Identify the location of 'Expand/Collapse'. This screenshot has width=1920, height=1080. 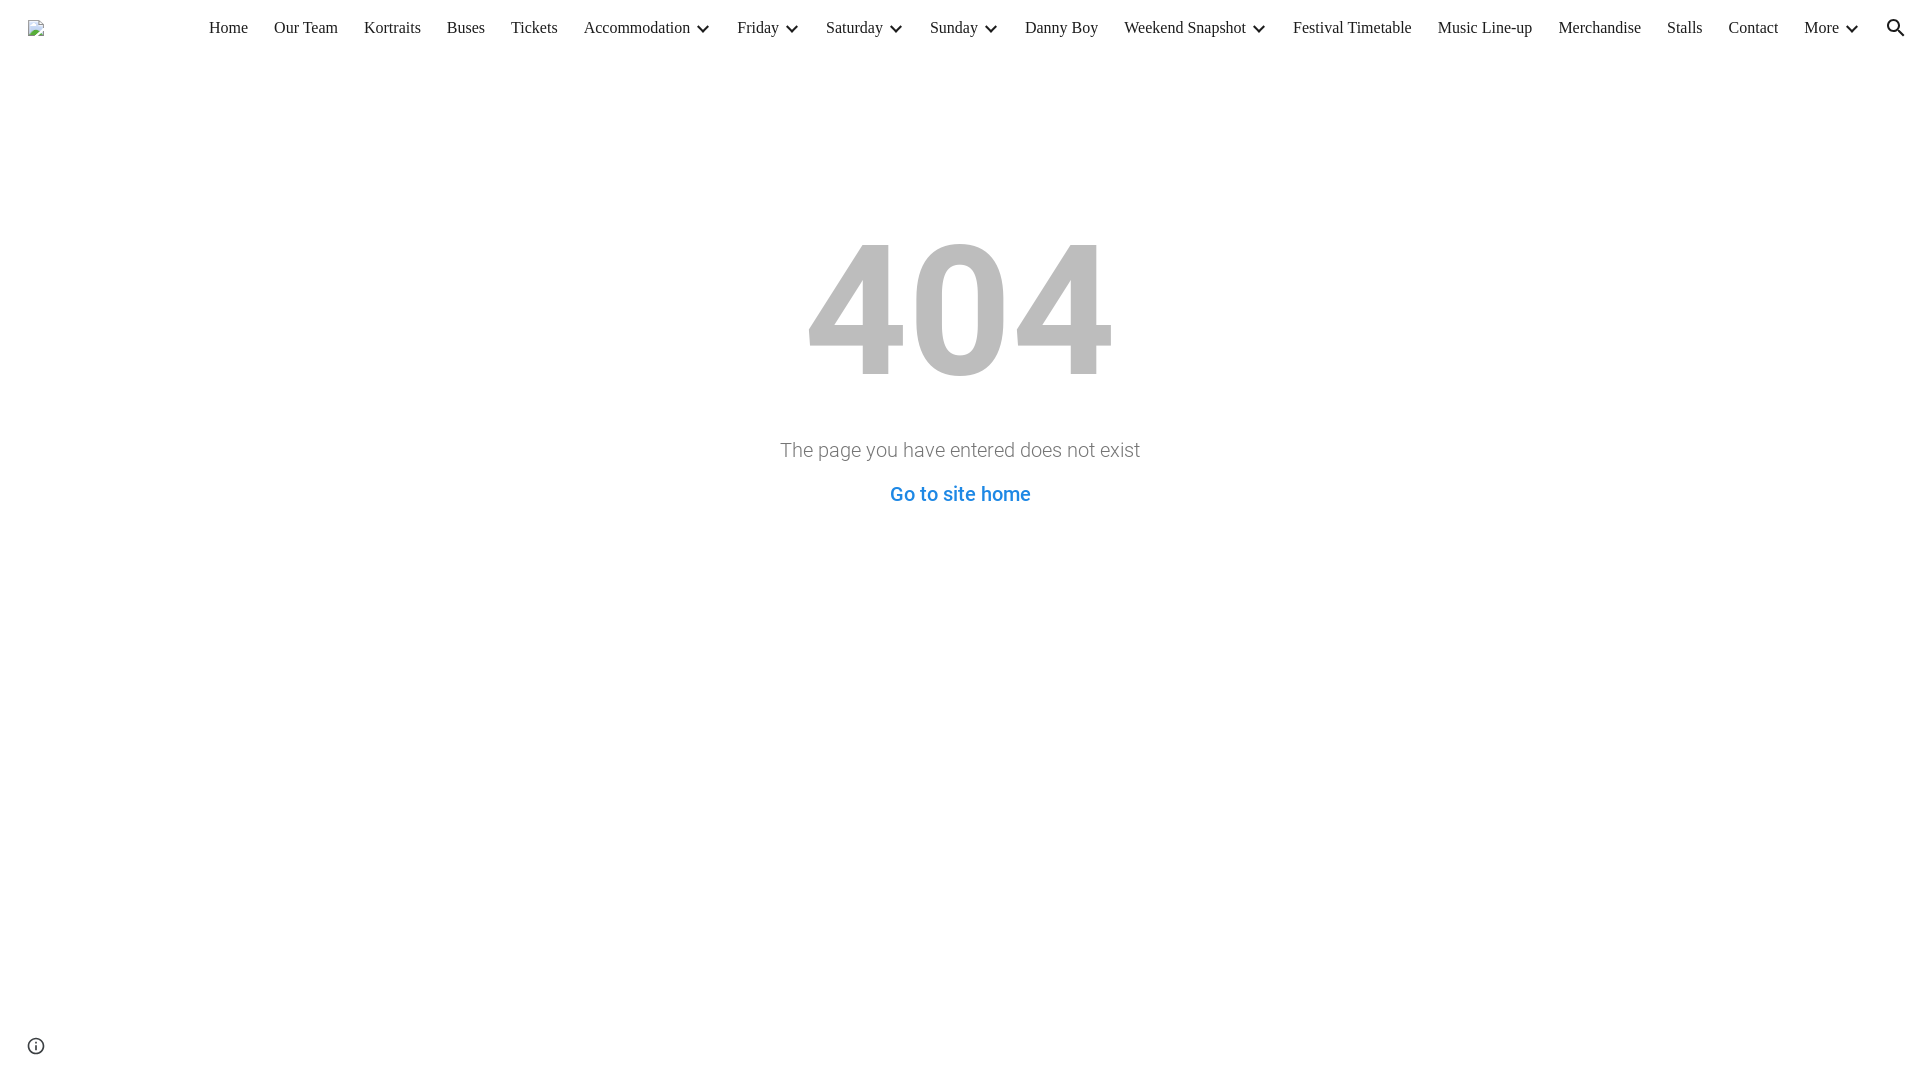
(1850, 27).